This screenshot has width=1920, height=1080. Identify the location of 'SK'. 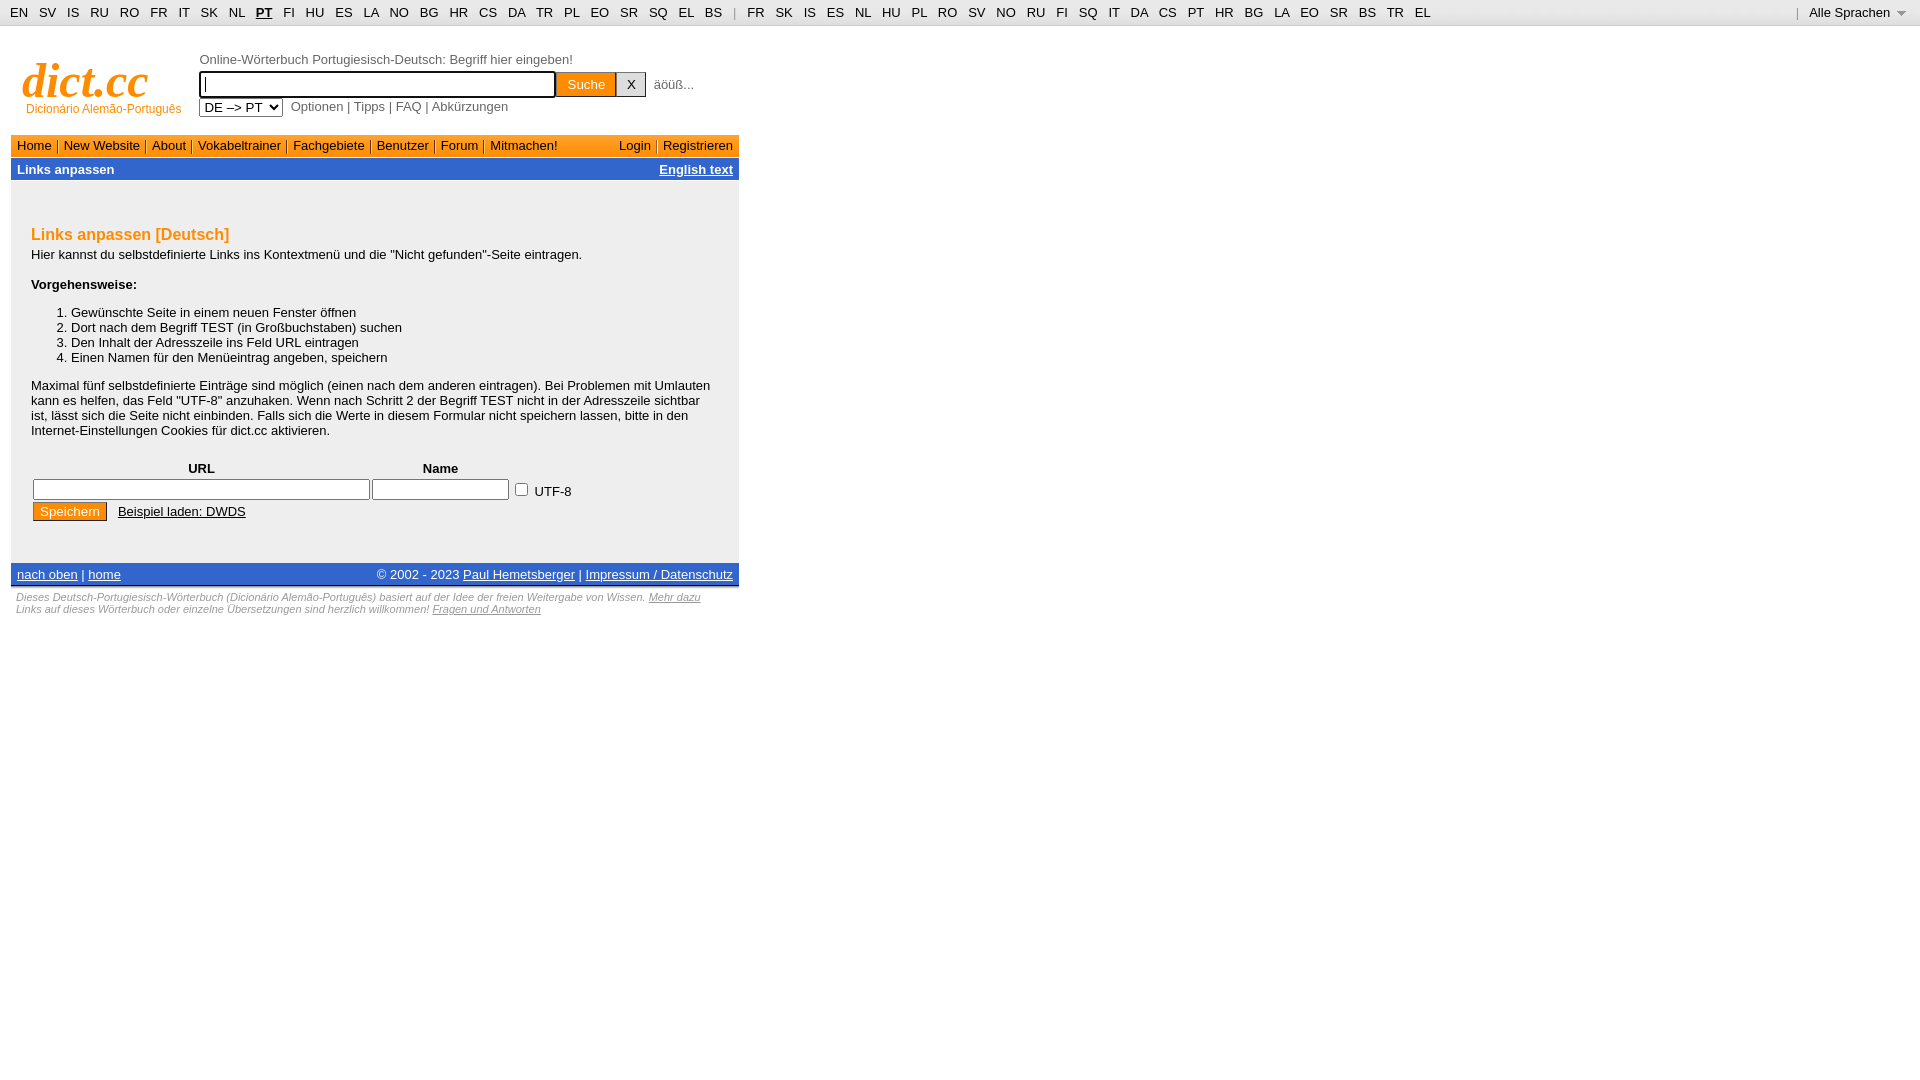
(782, 12).